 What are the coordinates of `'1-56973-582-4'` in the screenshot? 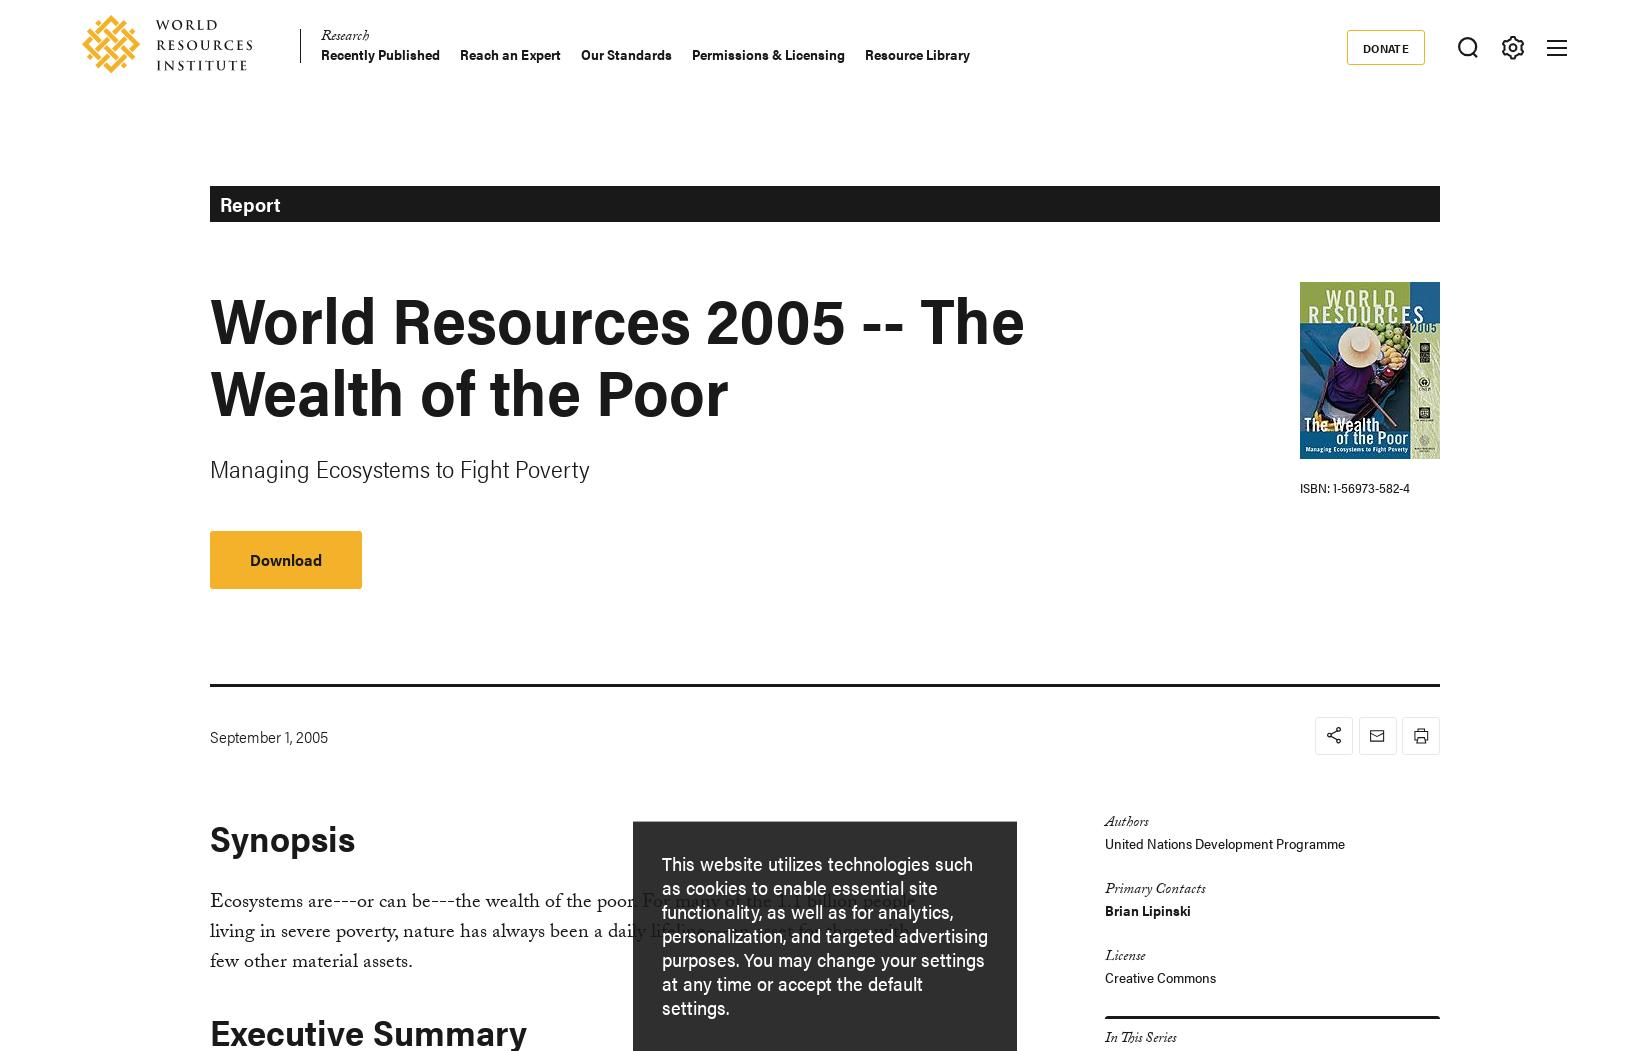 It's located at (1368, 487).